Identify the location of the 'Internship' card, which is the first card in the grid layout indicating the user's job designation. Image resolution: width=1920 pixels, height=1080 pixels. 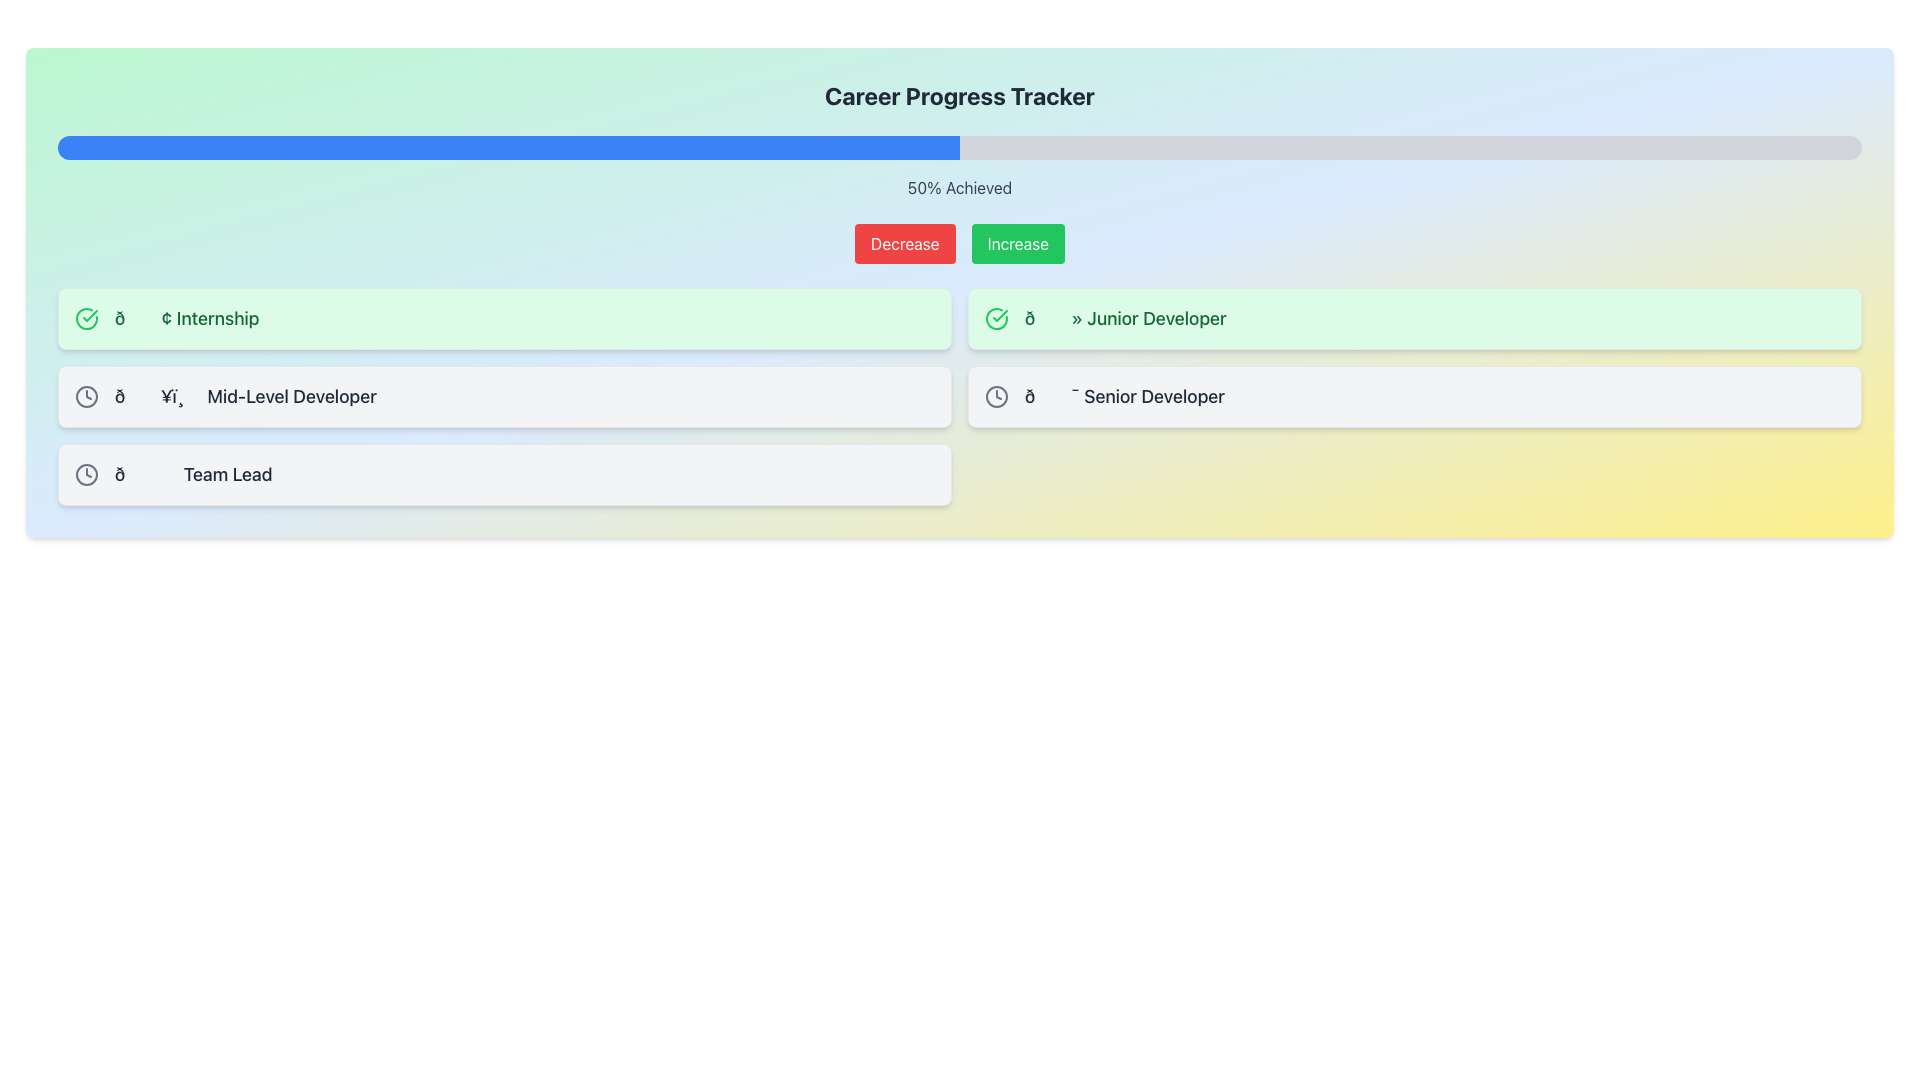
(504, 318).